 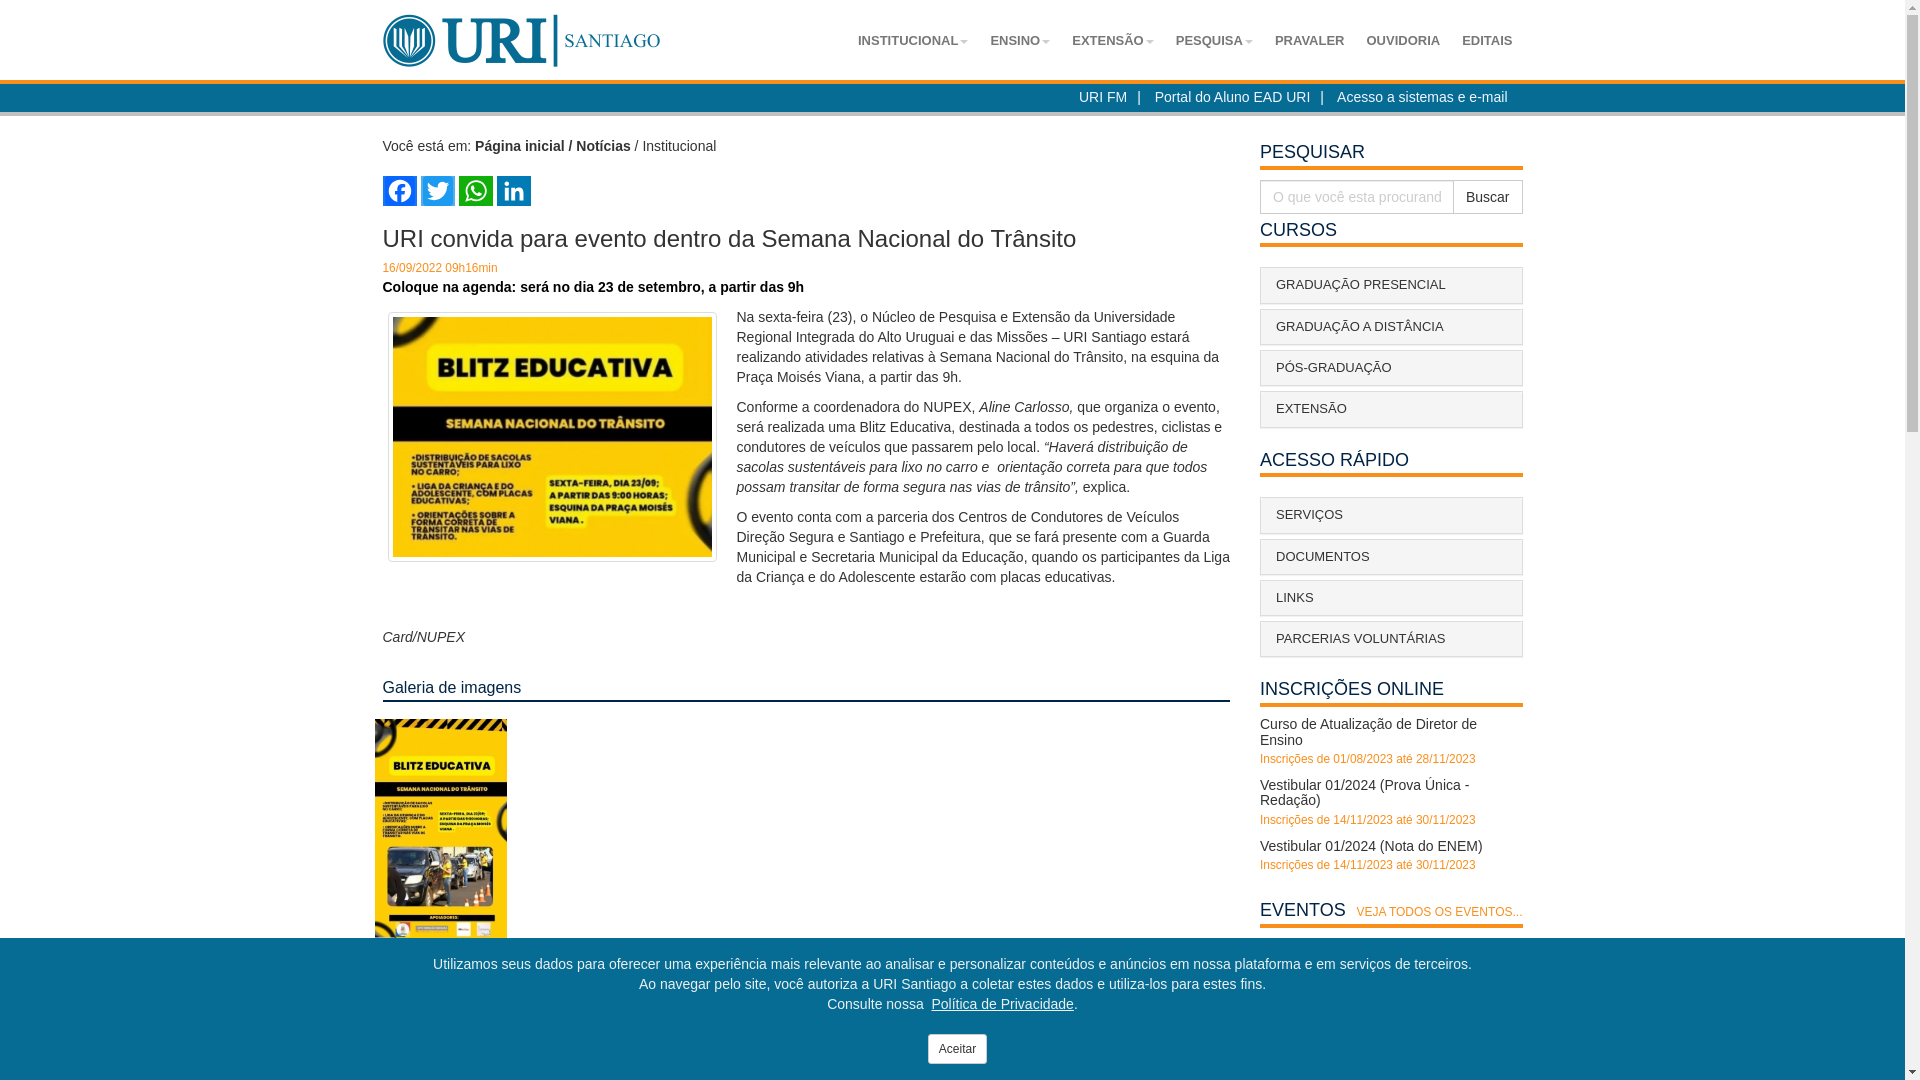 I want to click on 'INSTITUCIONAL', so click(x=911, y=41).